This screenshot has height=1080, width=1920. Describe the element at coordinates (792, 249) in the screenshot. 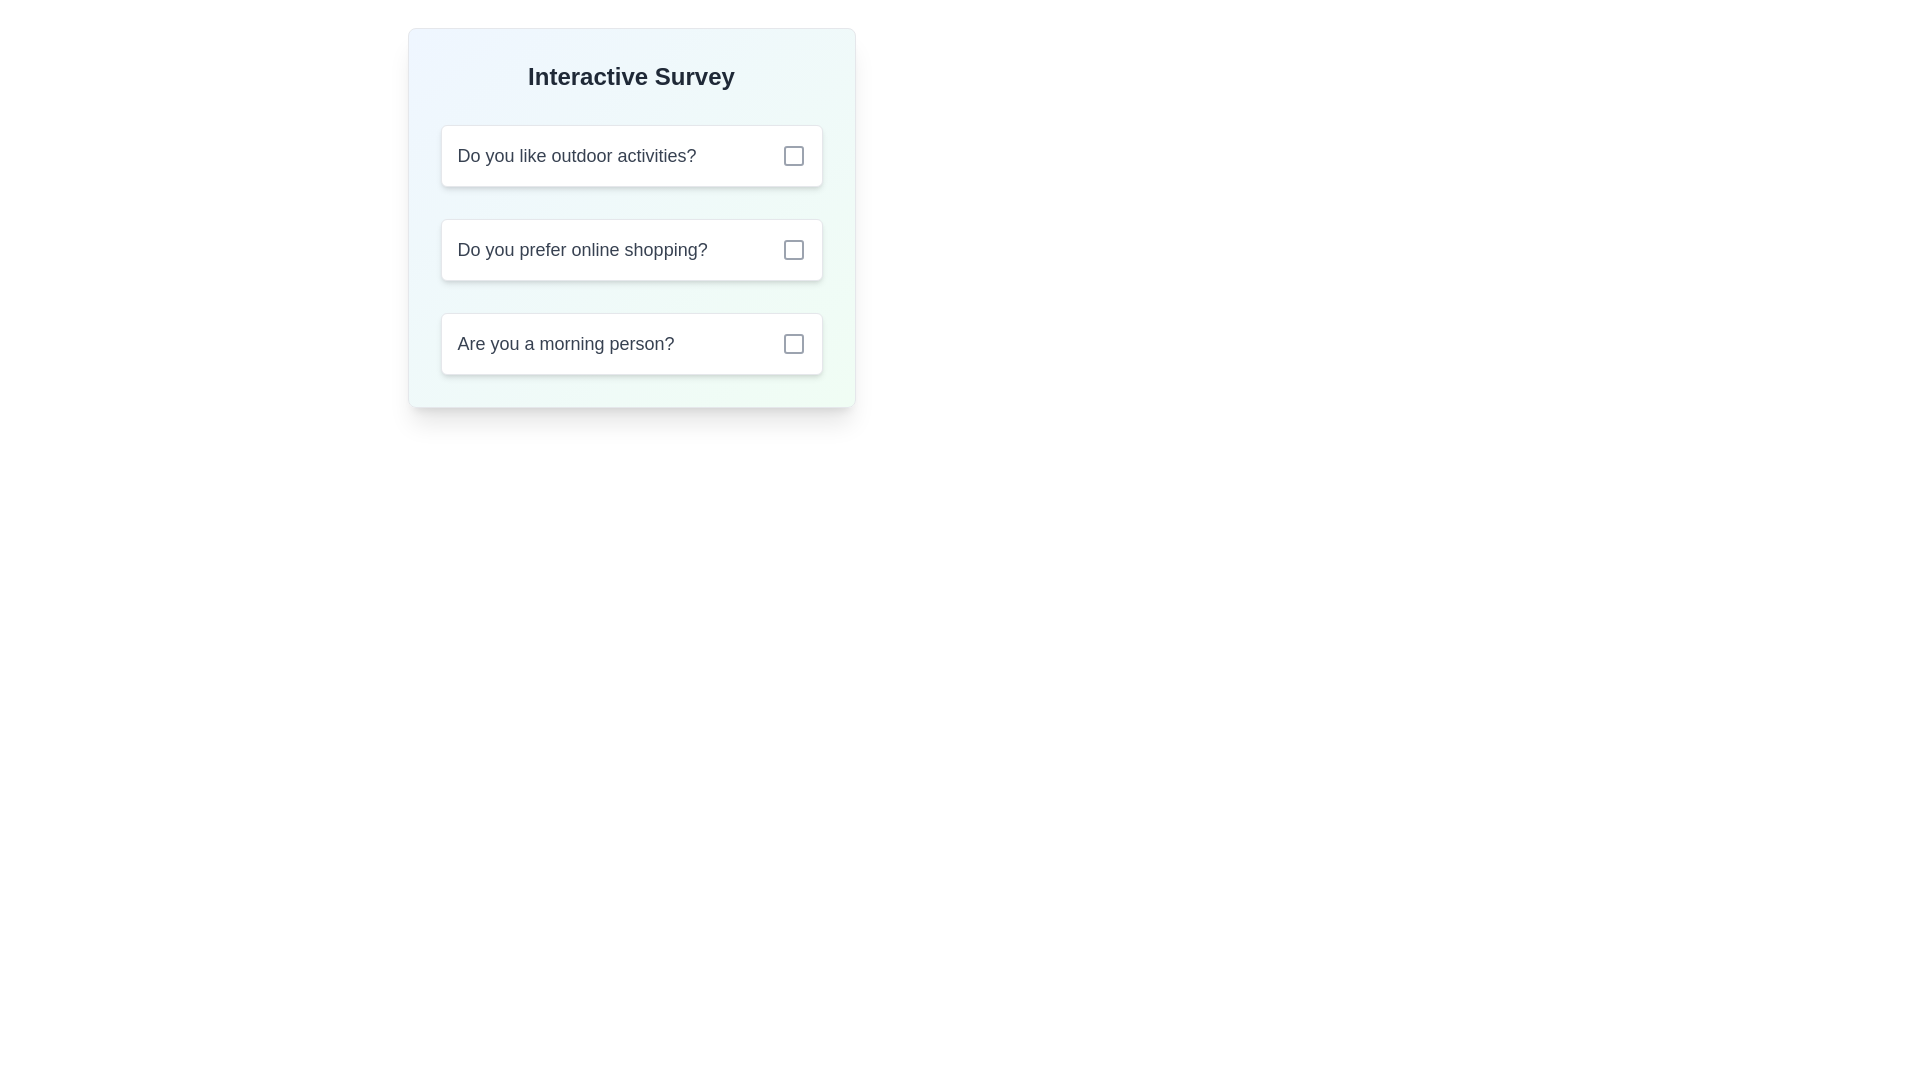

I see `the second checkbox adjacent` at that location.